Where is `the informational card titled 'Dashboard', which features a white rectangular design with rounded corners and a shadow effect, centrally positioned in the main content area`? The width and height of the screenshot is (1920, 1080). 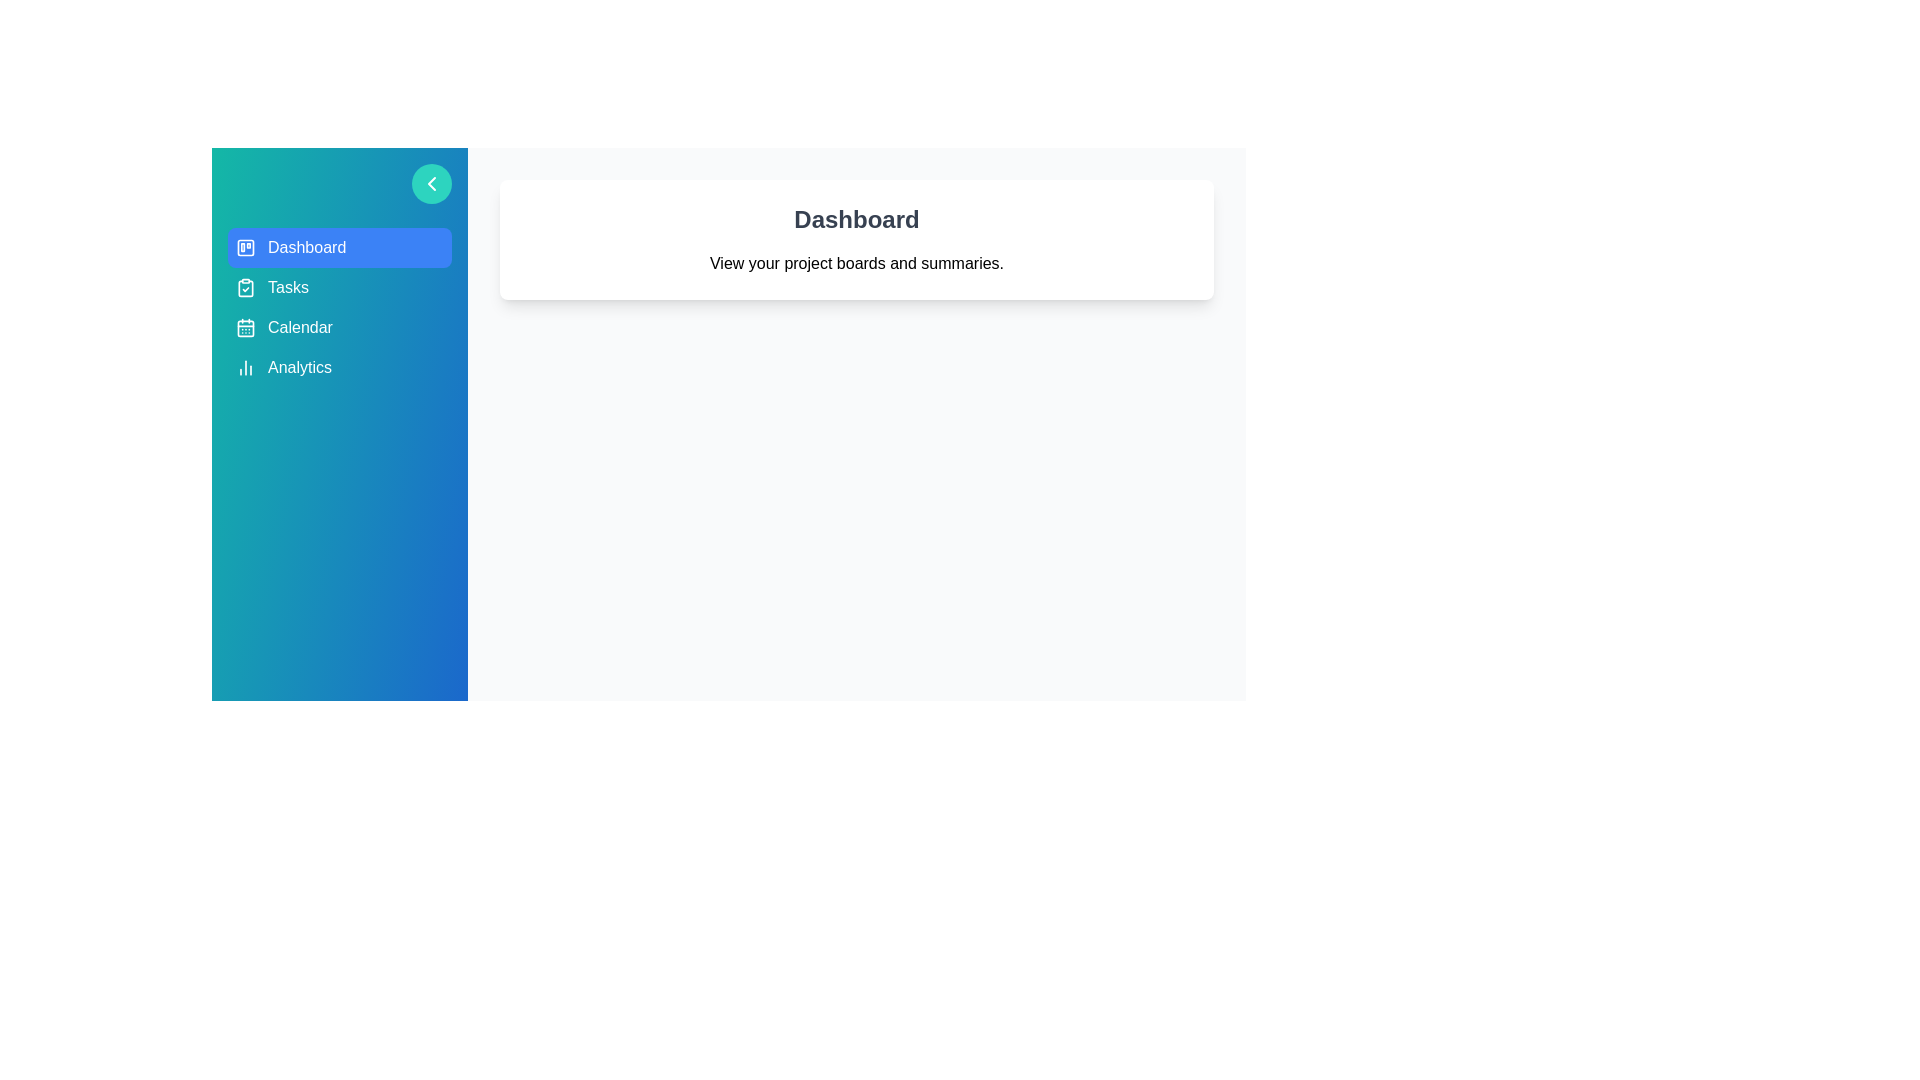 the informational card titled 'Dashboard', which features a white rectangular design with rounded corners and a shadow effect, centrally positioned in the main content area is located at coordinates (857, 238).